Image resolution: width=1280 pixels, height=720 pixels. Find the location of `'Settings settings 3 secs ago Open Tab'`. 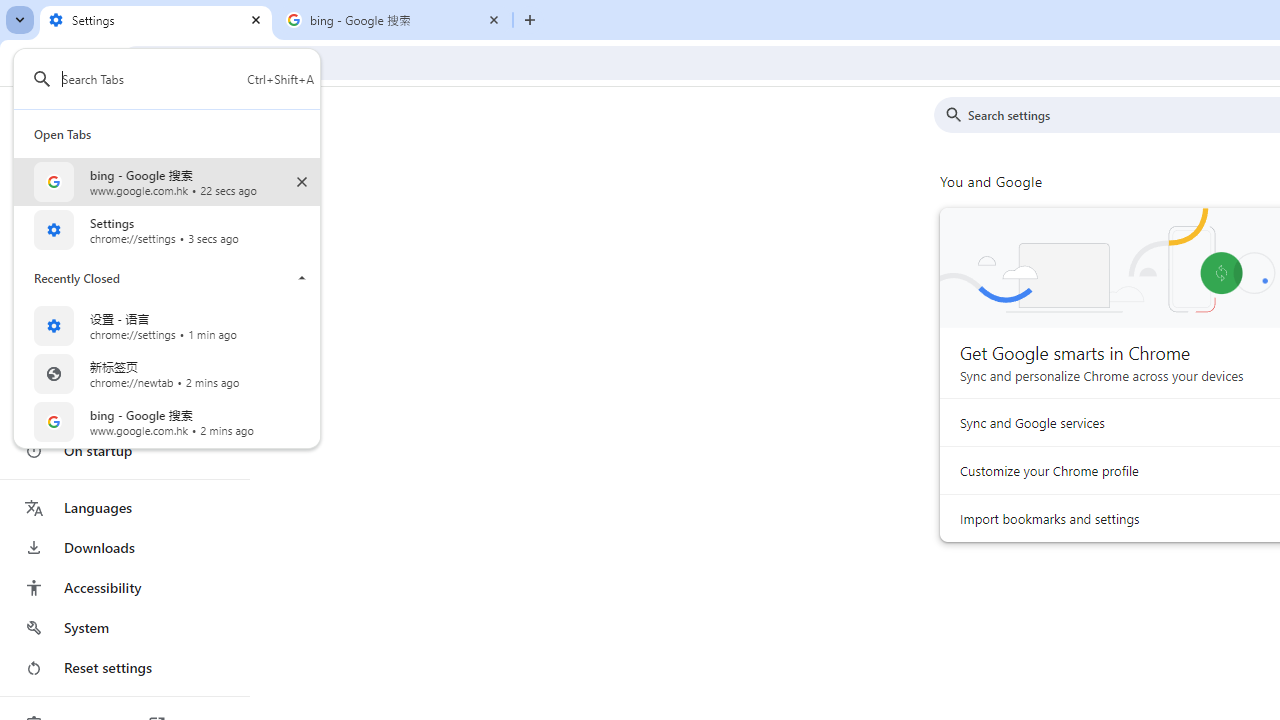

'Settings settings 3 secs ago Open Tab' is located at coordinates (174, 229).